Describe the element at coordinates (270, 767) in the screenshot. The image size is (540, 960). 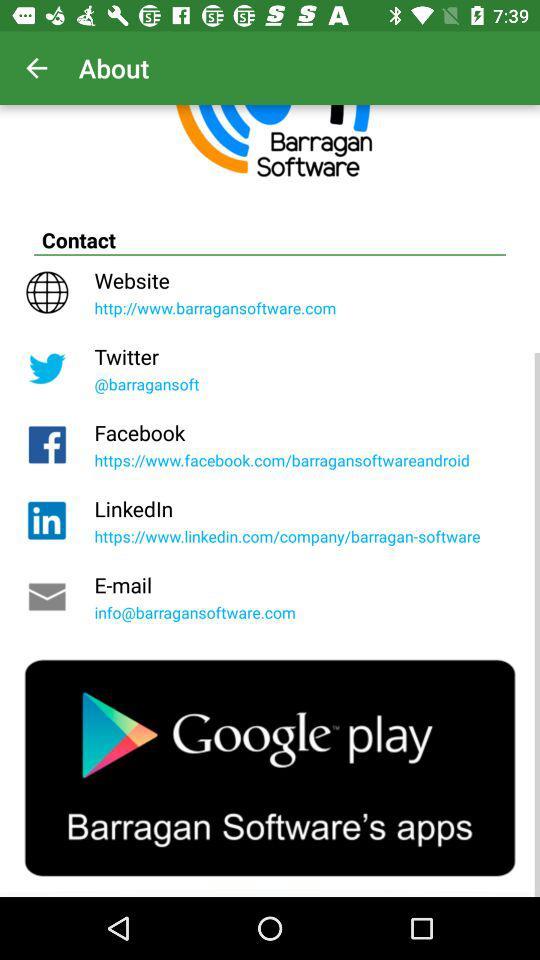
I see `barragan software 's apps` at that location.